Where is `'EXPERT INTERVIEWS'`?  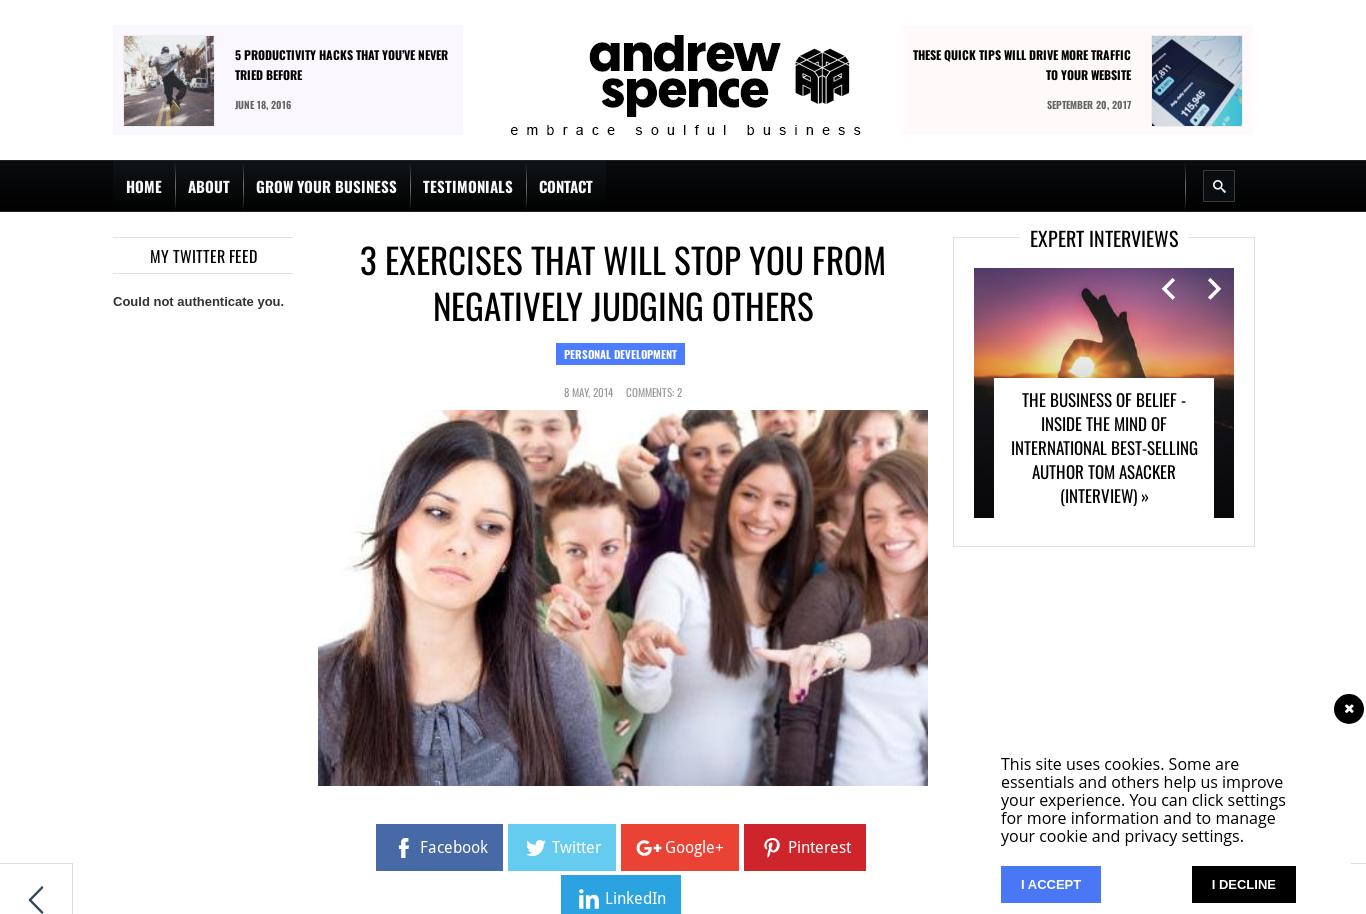
'EXPERT INTERVIEWS' is located at coordinates (1103, 237).